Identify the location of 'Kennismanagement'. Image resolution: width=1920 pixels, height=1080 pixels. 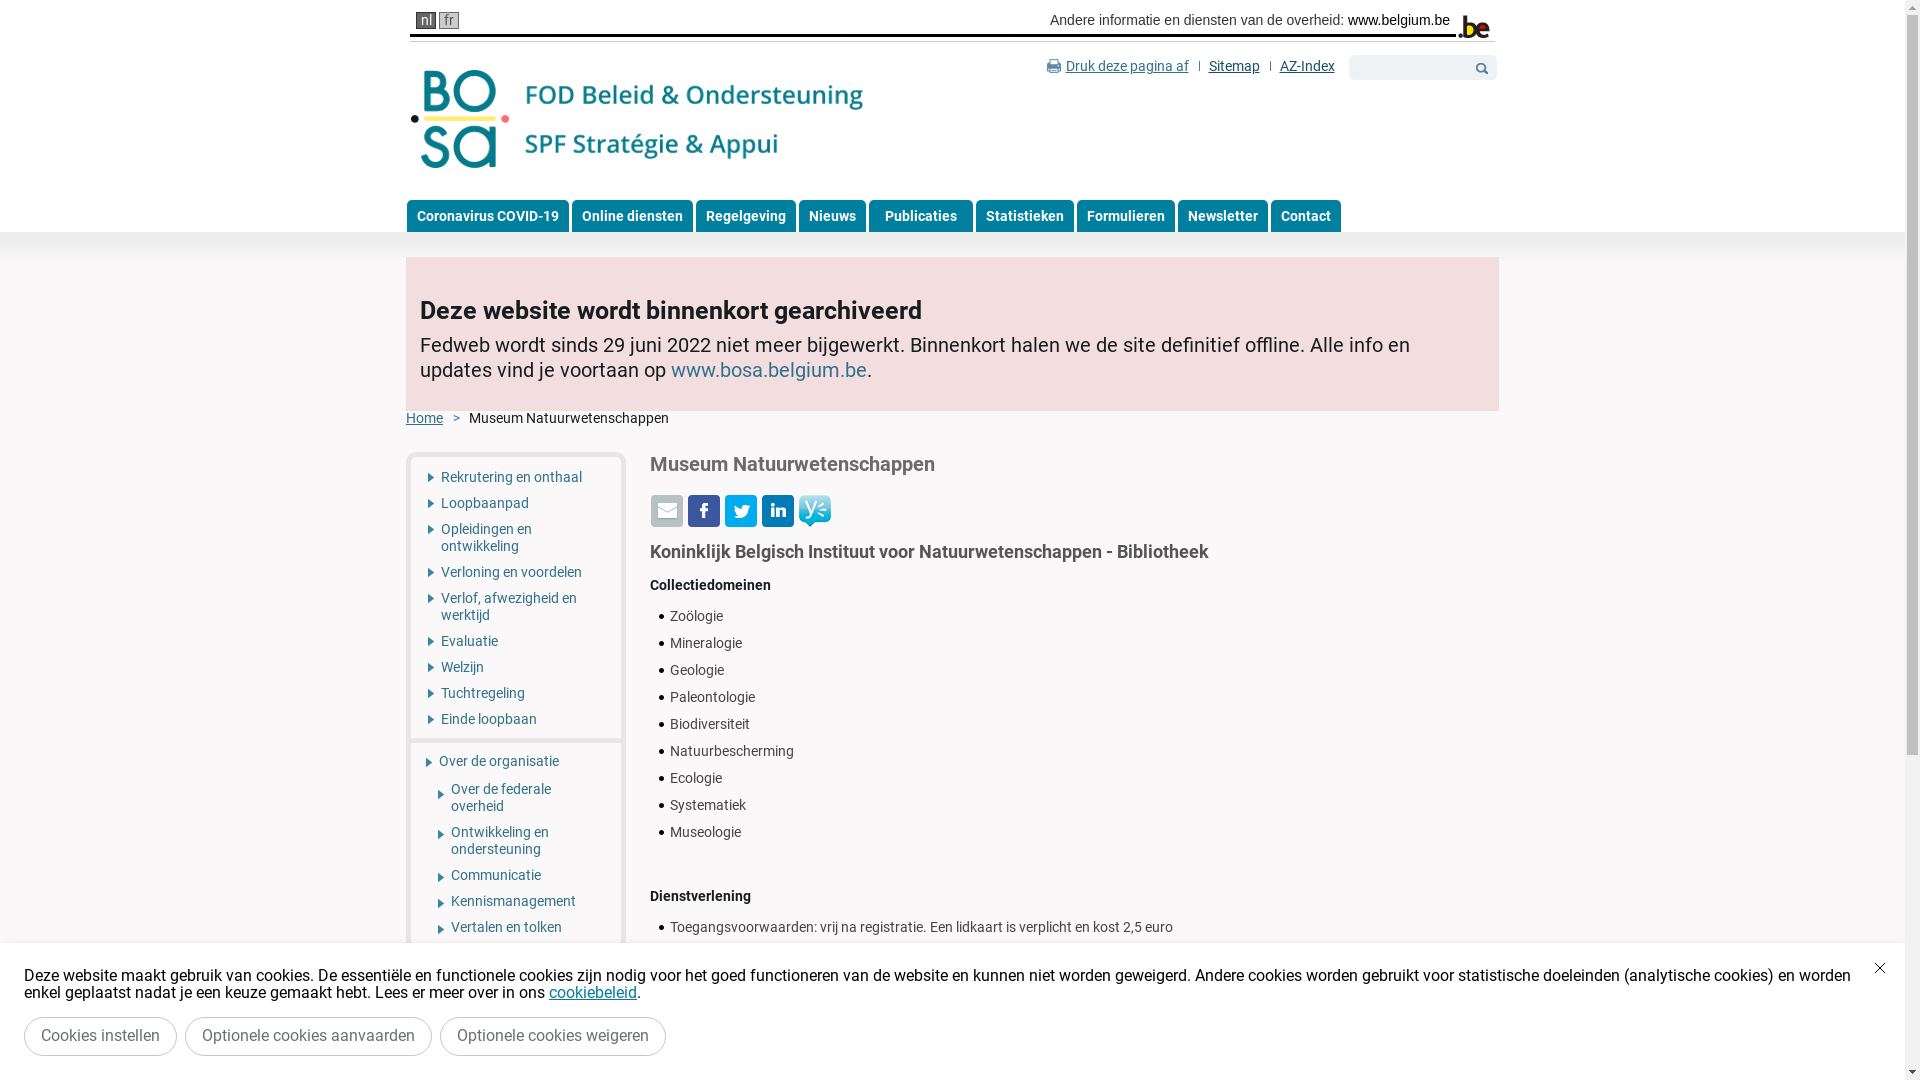
(410, 901).